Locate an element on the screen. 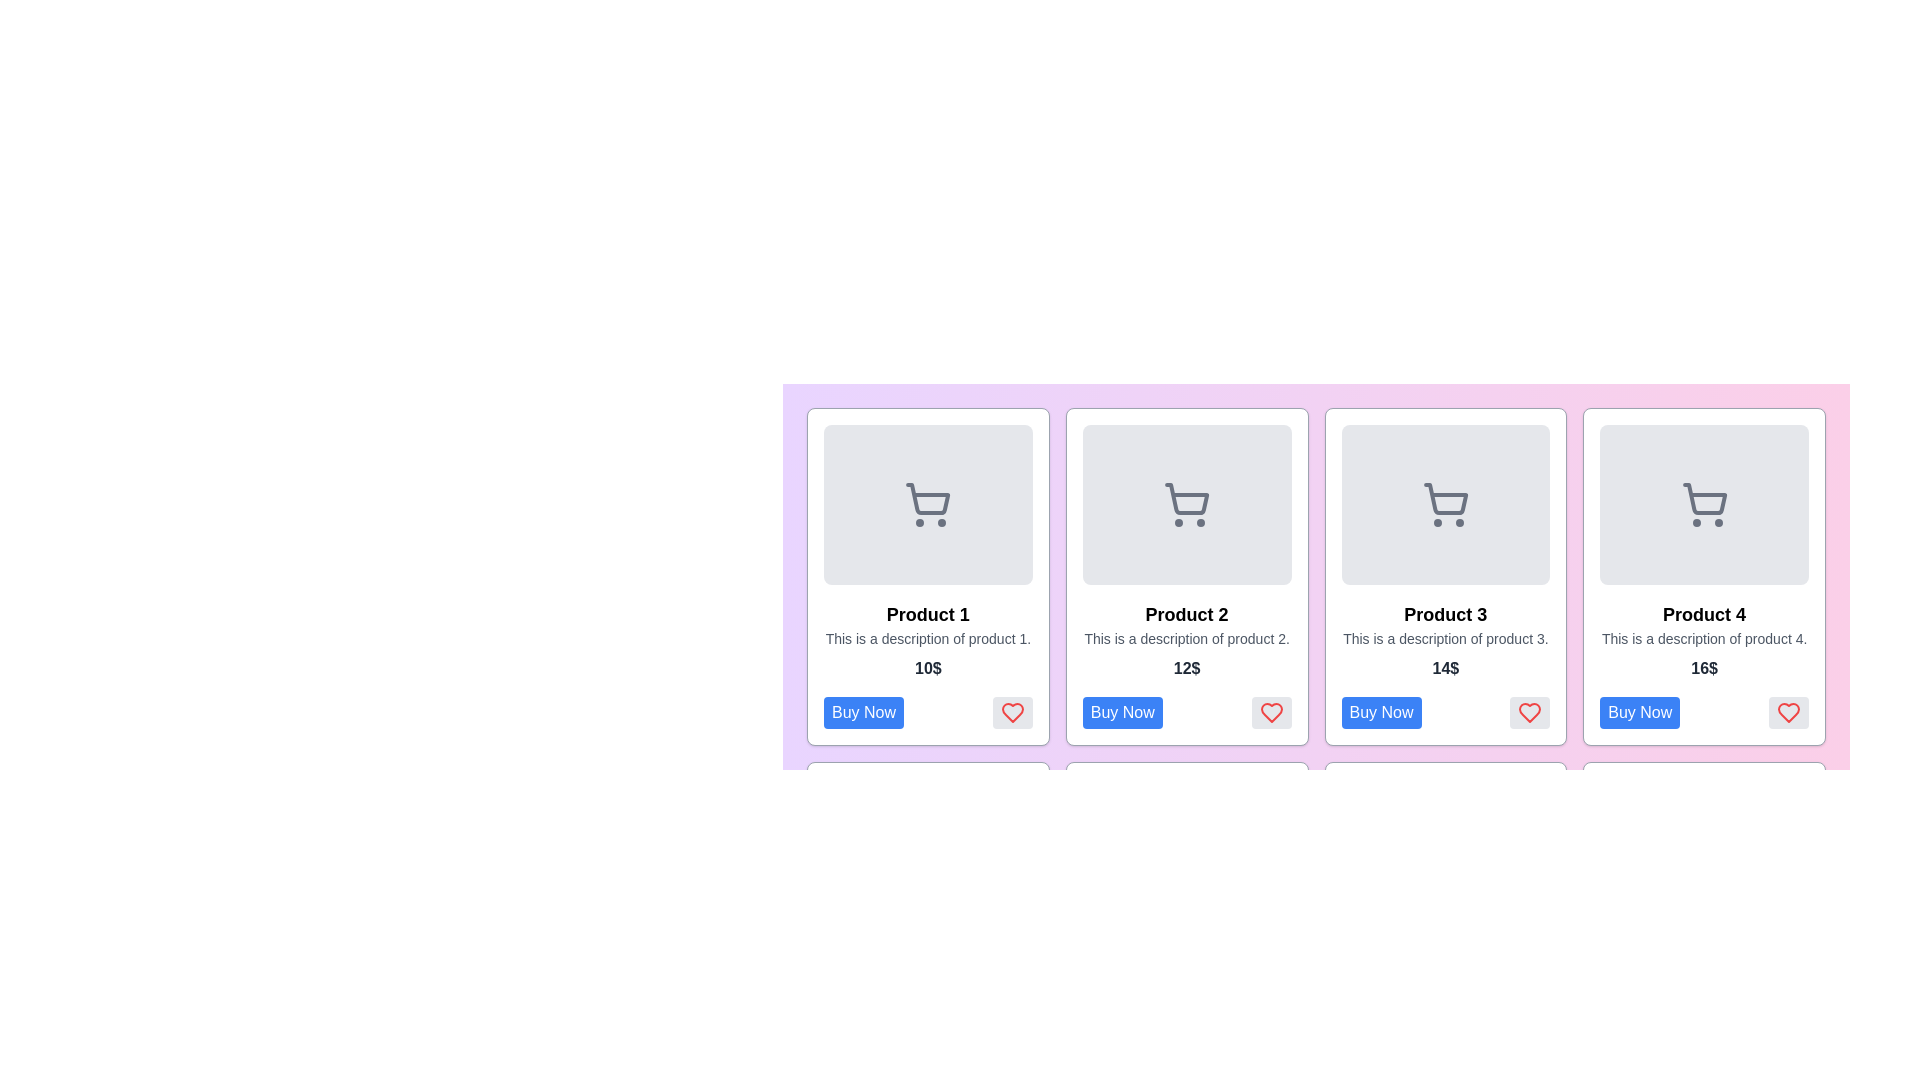 The width and height of the screenshot is (1920, 1080). the light gray rounded rectangle graphical icon with a shopping cart, located above the title text 'Product 2' in the second product card is located at coordinates (1187, 504).